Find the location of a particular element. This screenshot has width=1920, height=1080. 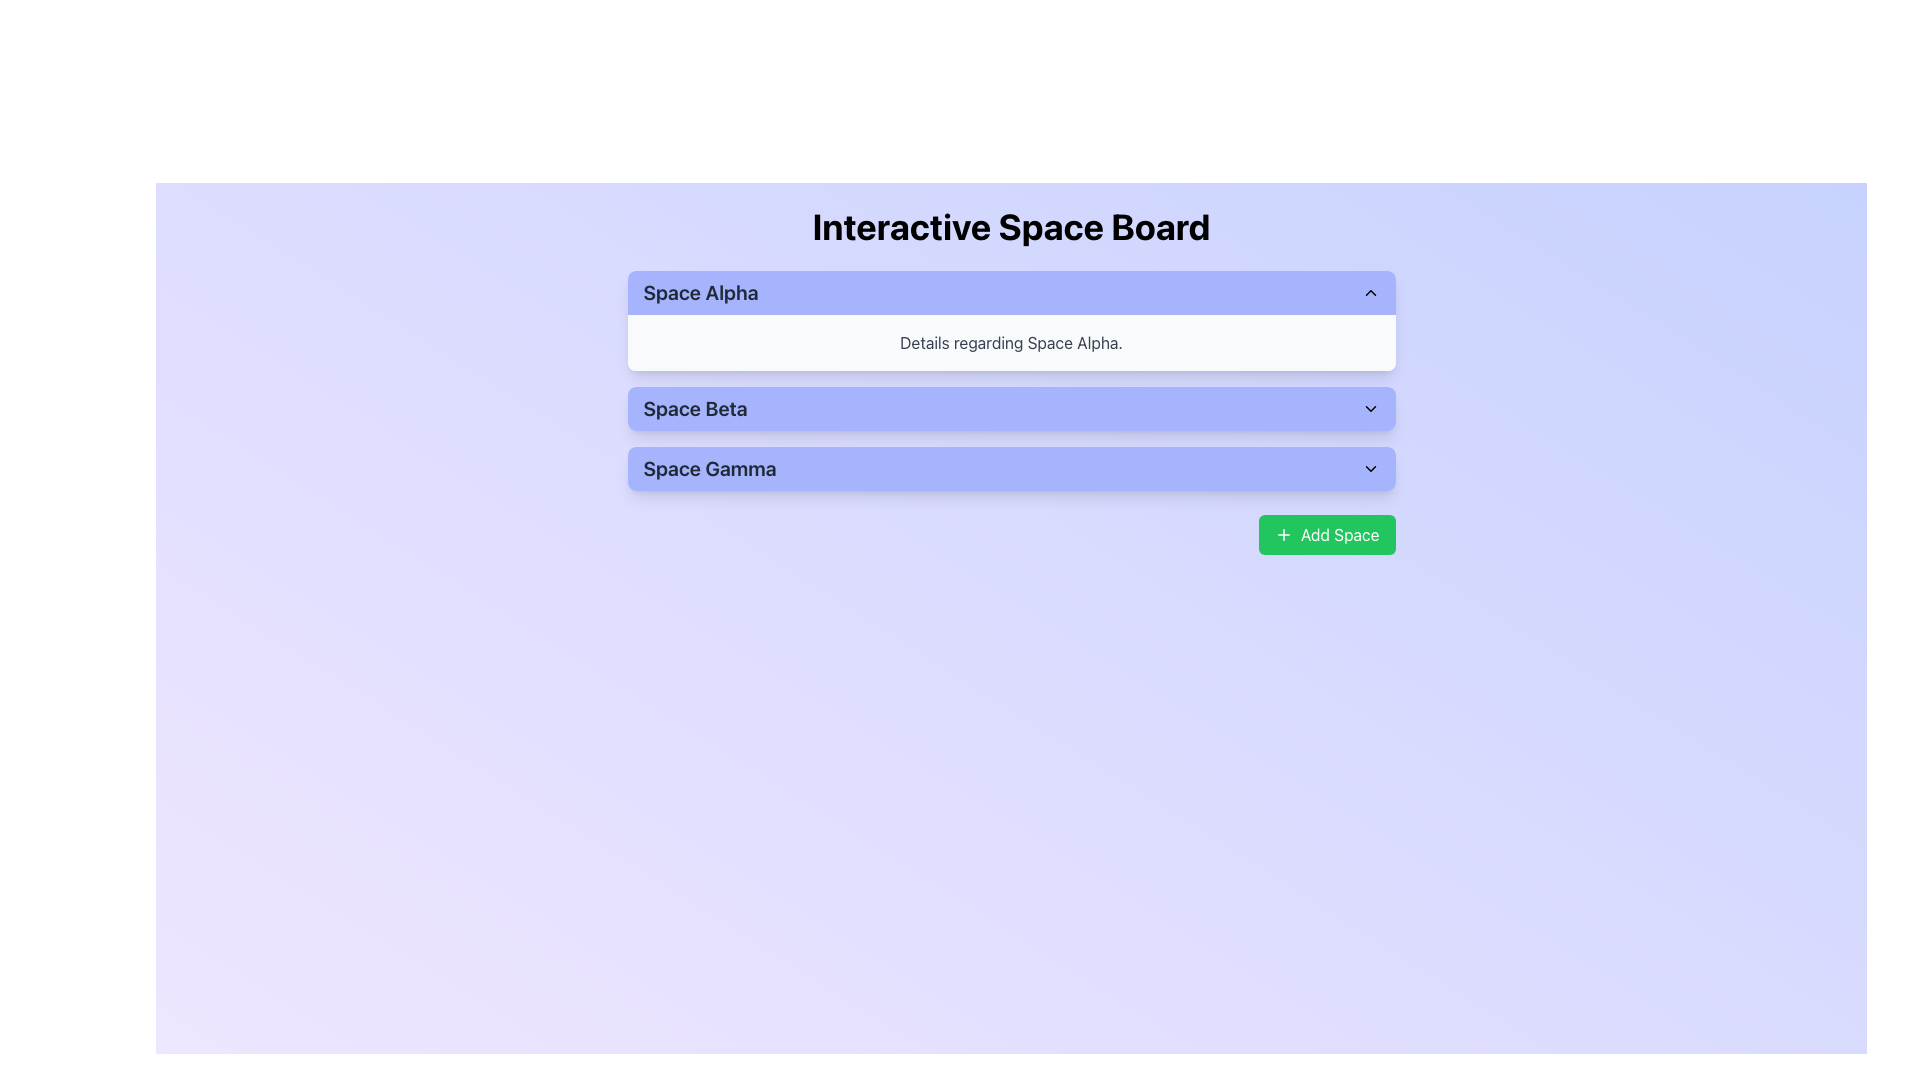

the 'Interactive Space Board' text label, which serves as the primary title for the interface is located at coordinates (1011, 226).